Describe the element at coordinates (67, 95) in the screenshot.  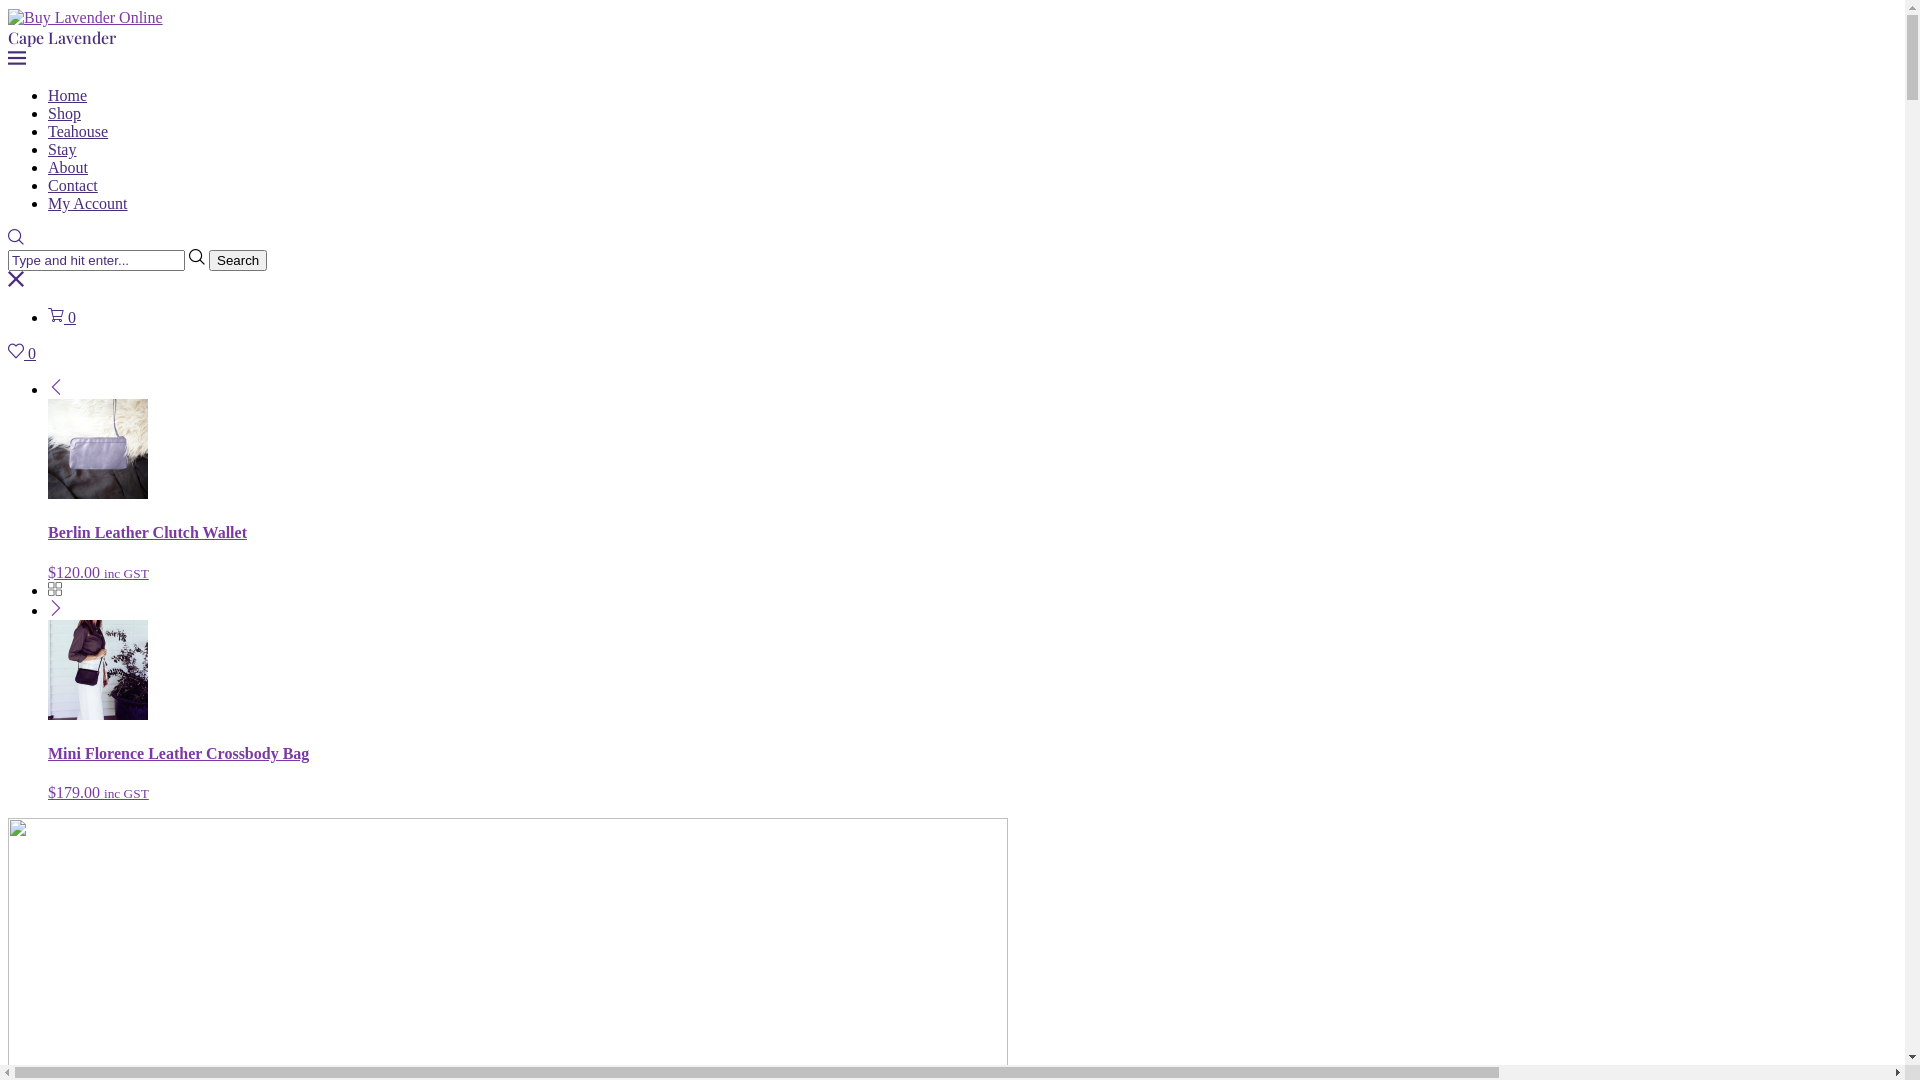
I see `'Home'` at that location.